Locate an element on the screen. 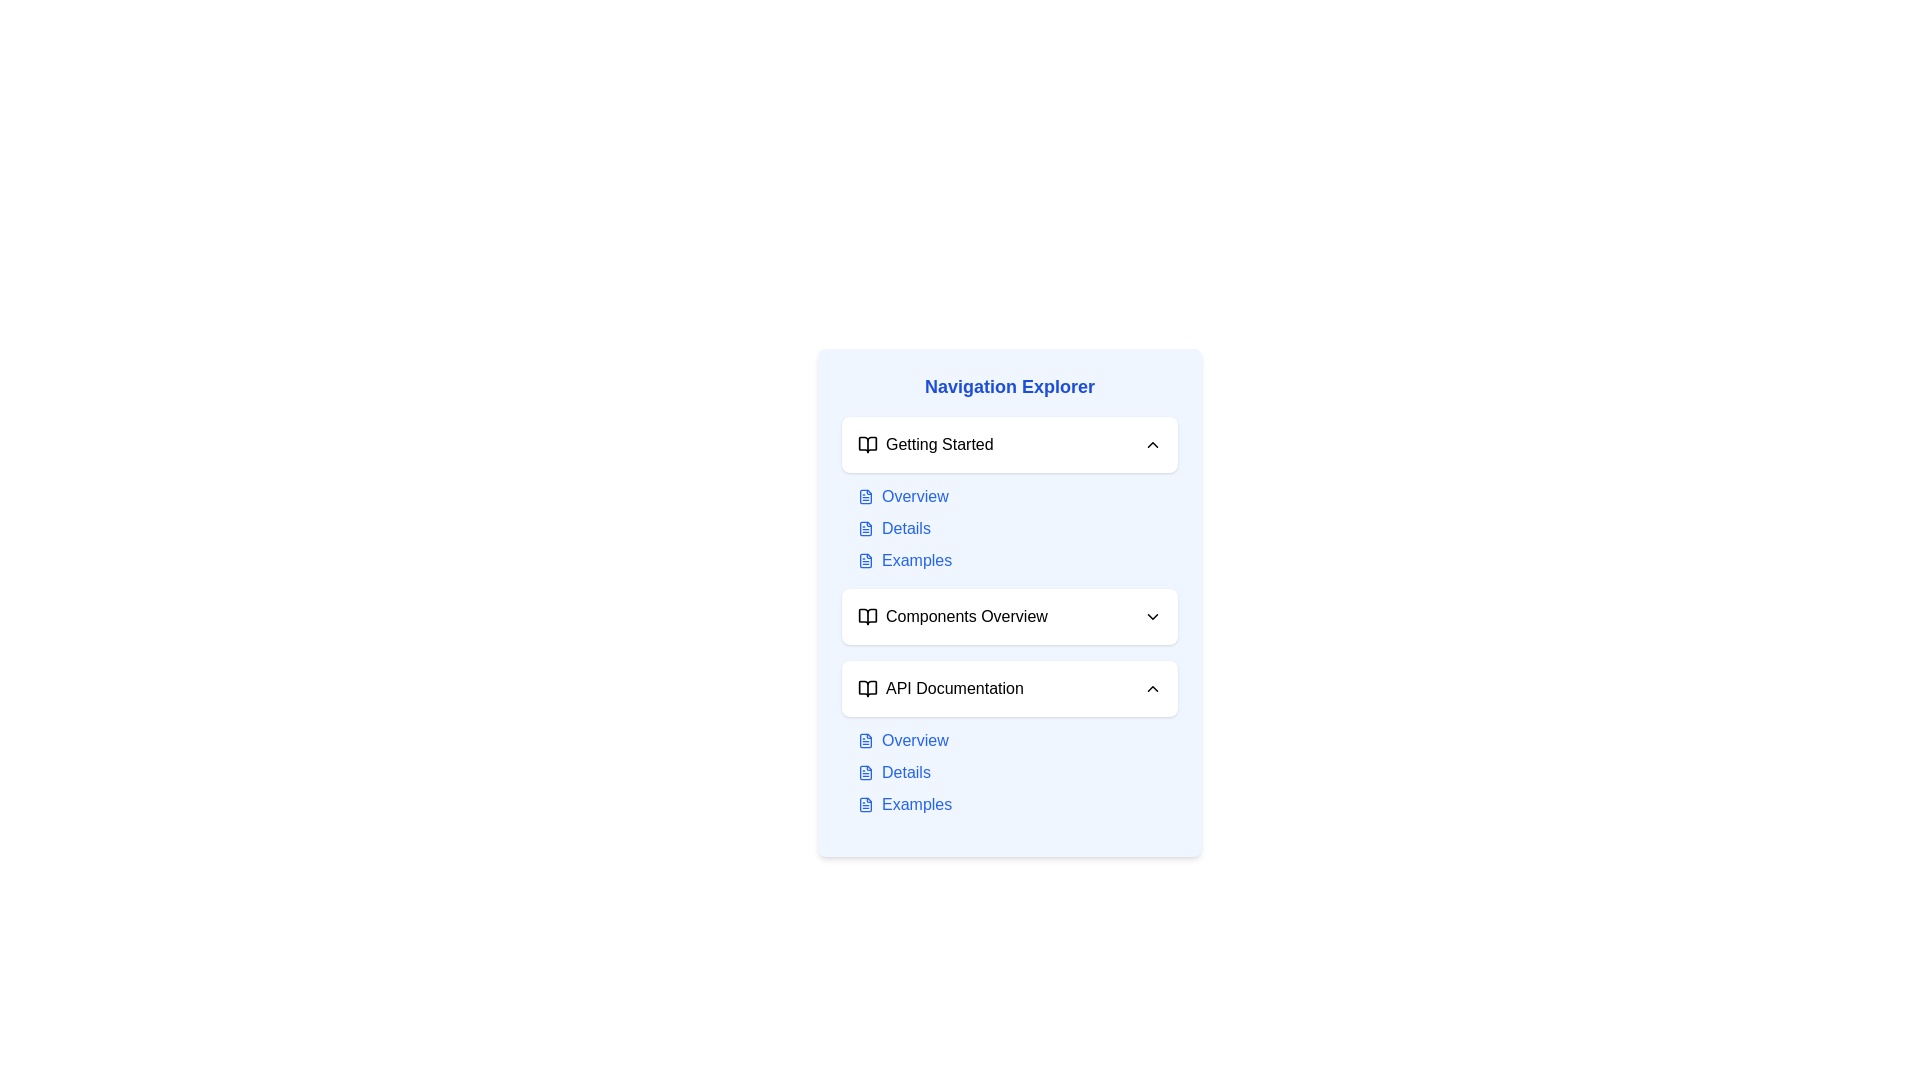  the navigational links in the first collapsible panel under 'Getting Started' is located at coordinates (1009, 494).